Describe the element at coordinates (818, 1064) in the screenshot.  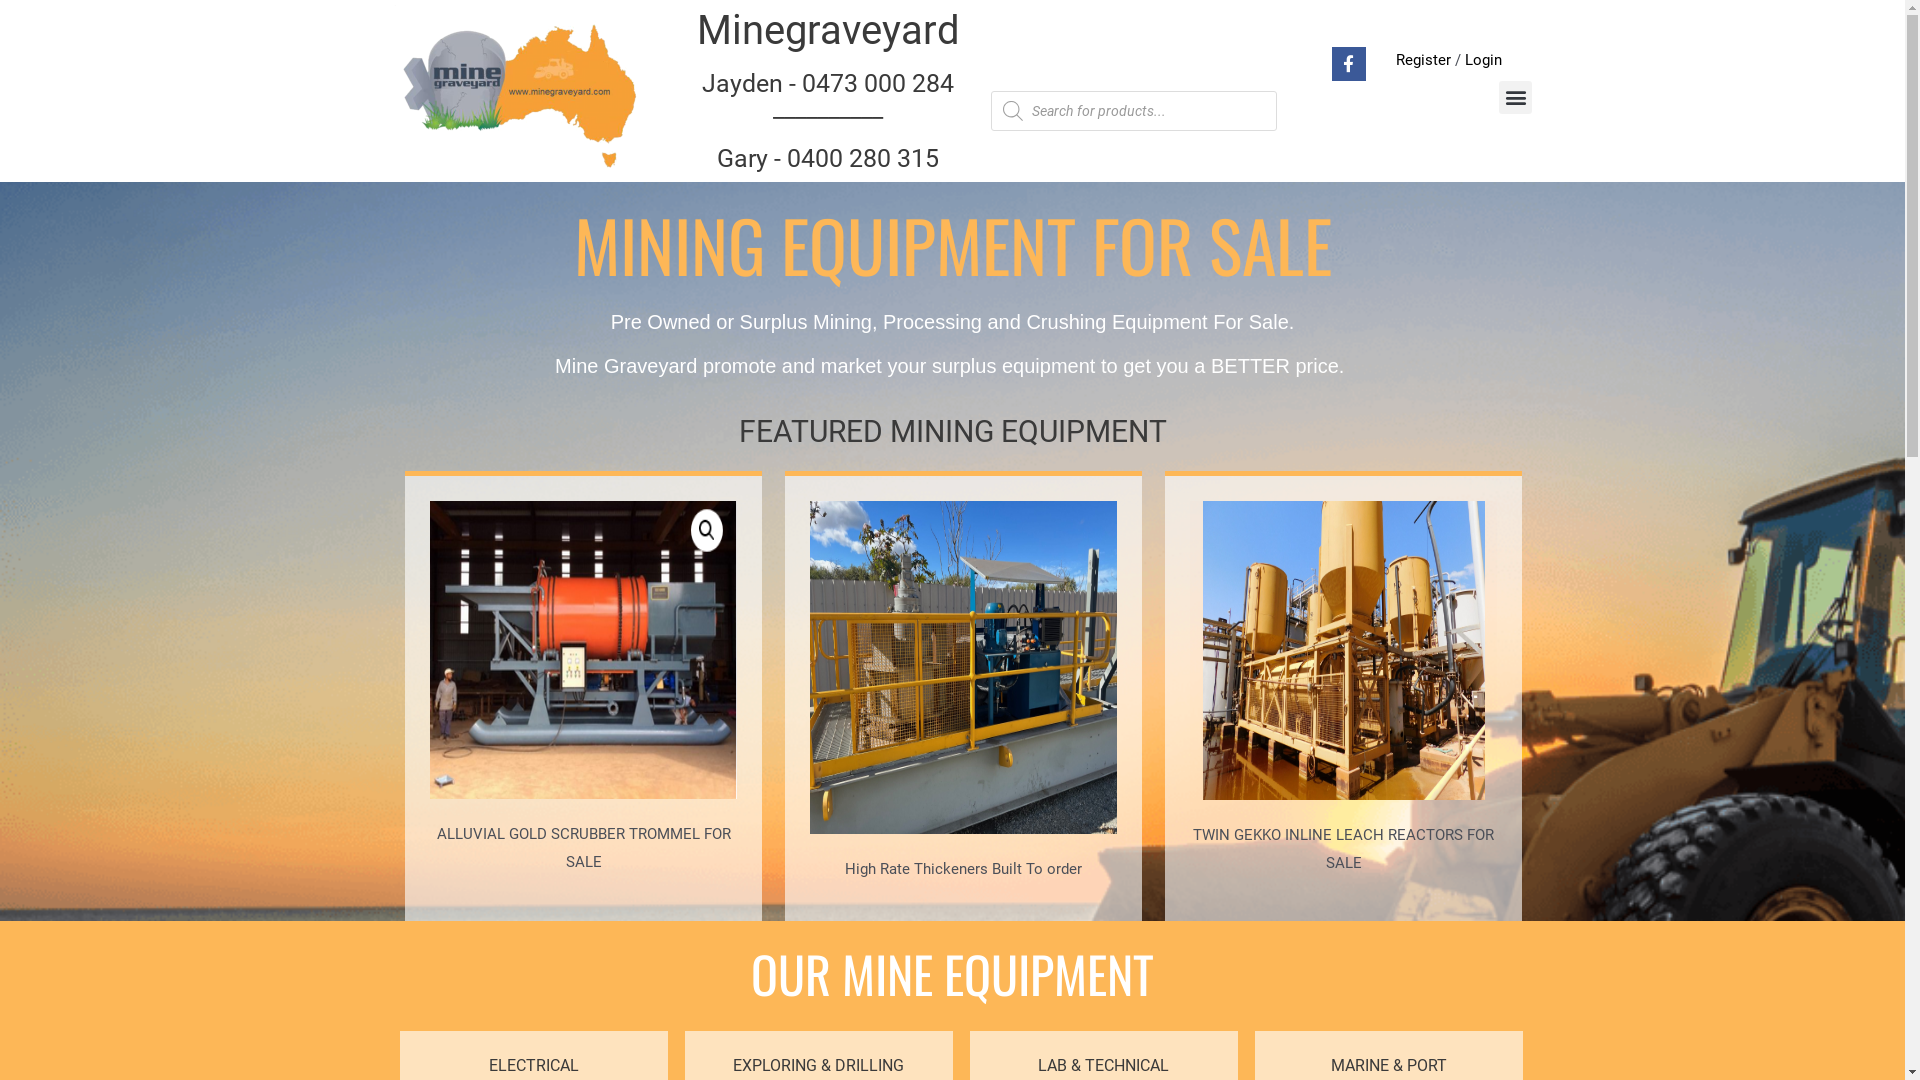
I see `'EXPLORING & DRILLING'` at that location.